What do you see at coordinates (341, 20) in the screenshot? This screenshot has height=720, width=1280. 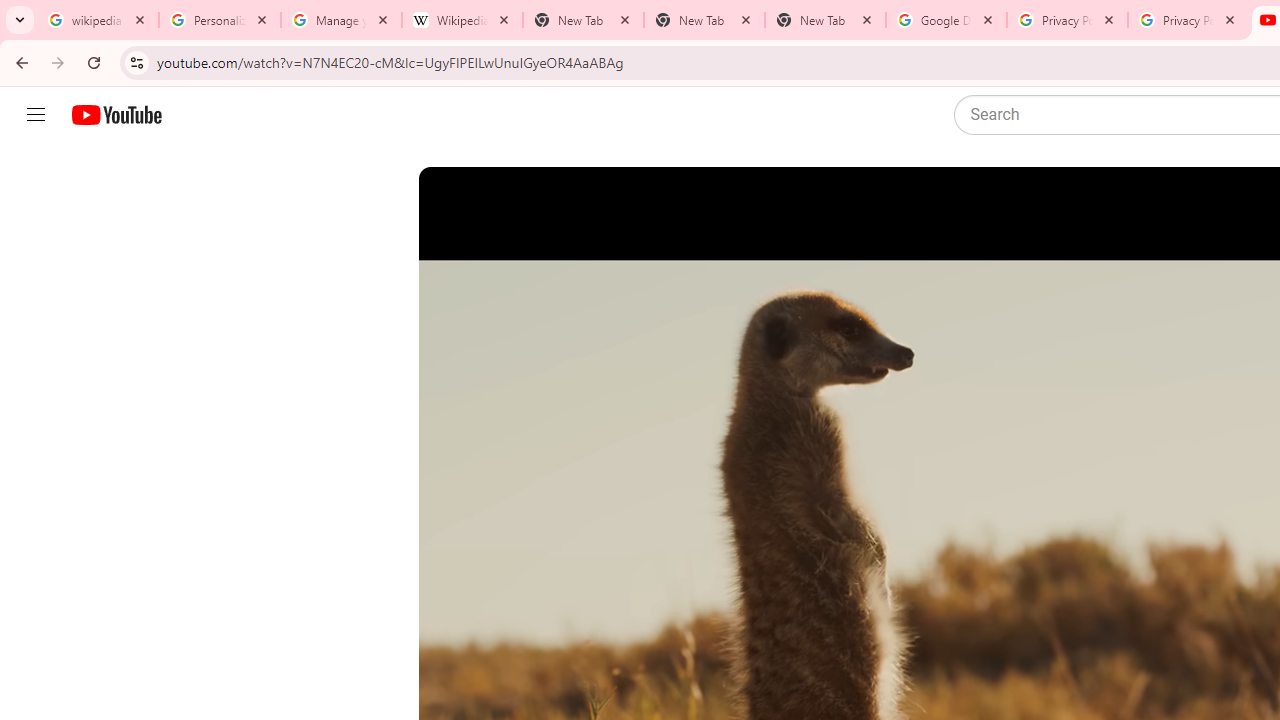 I see `'Manage your Location History - Google Search Help'` at bounding box center [341, 20].